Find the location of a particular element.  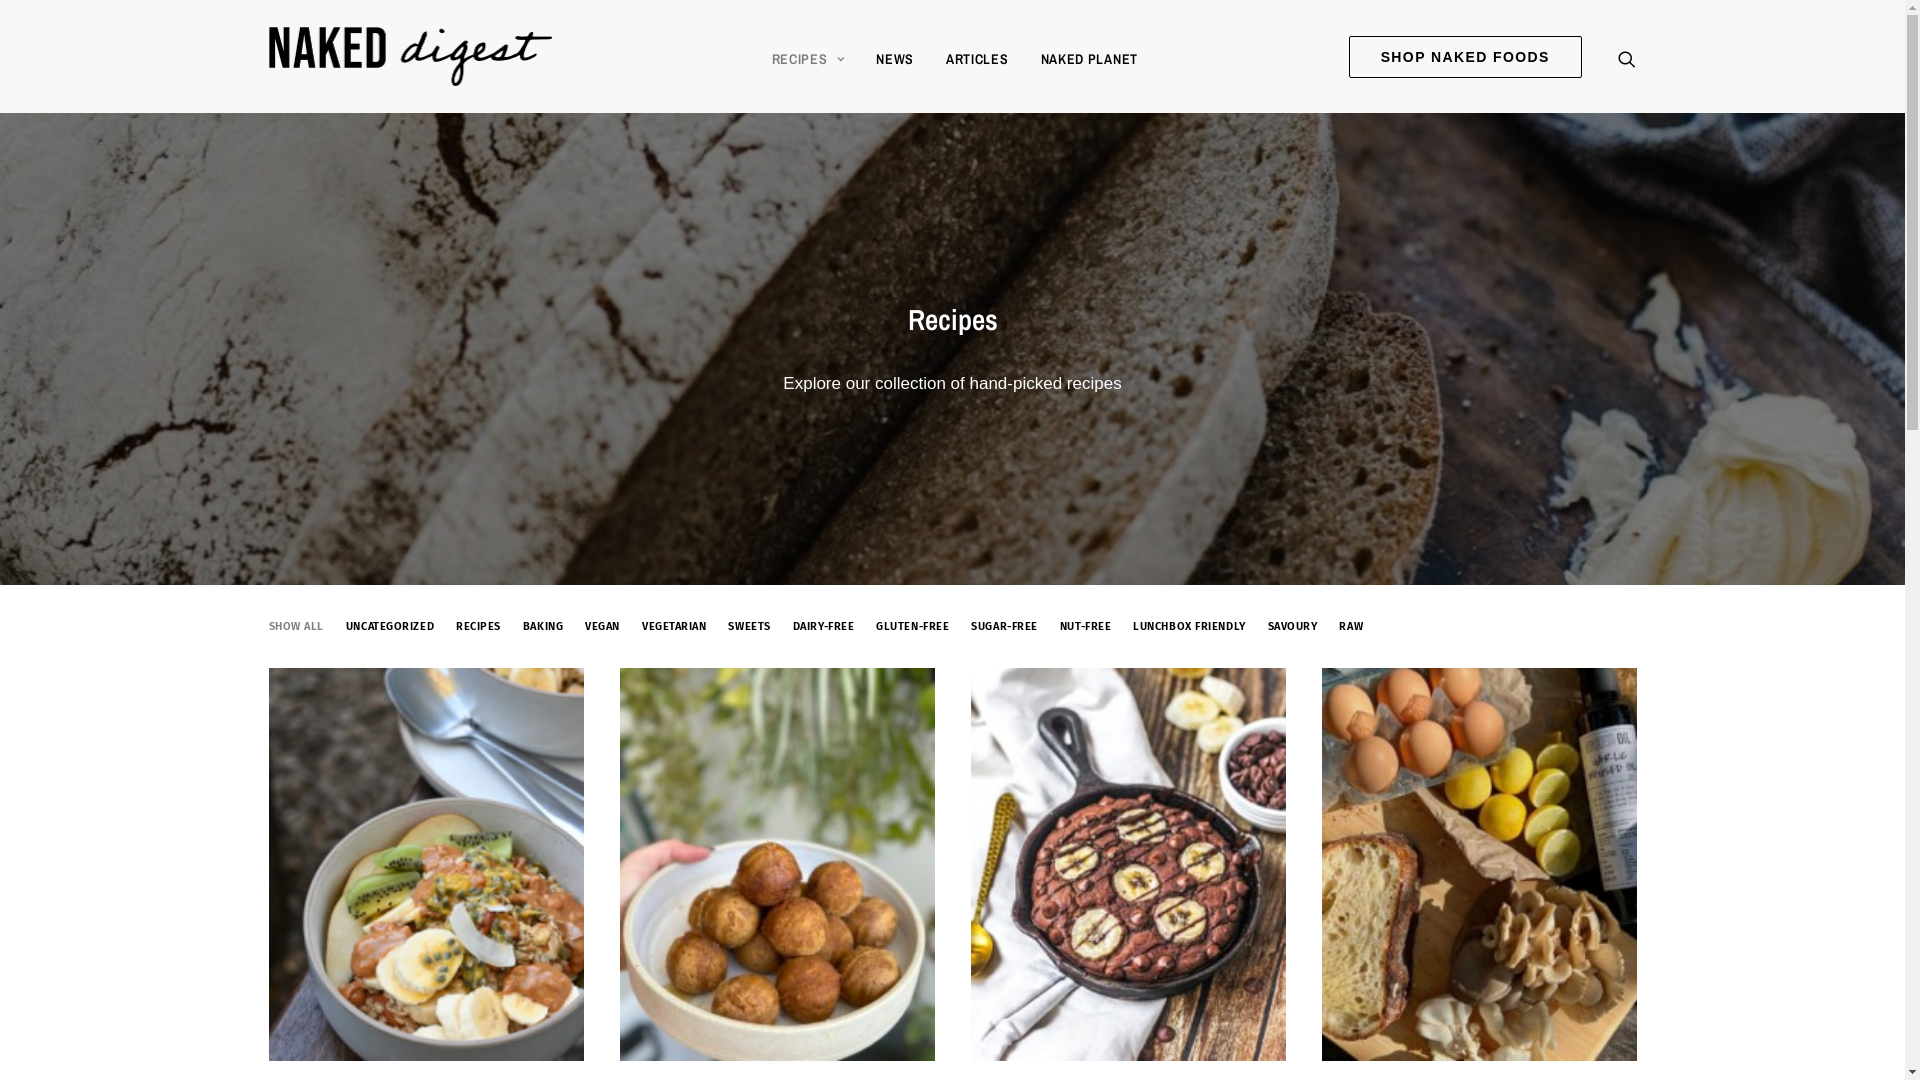

'NAKED PLANET' is located at coordinates (1088, 55).